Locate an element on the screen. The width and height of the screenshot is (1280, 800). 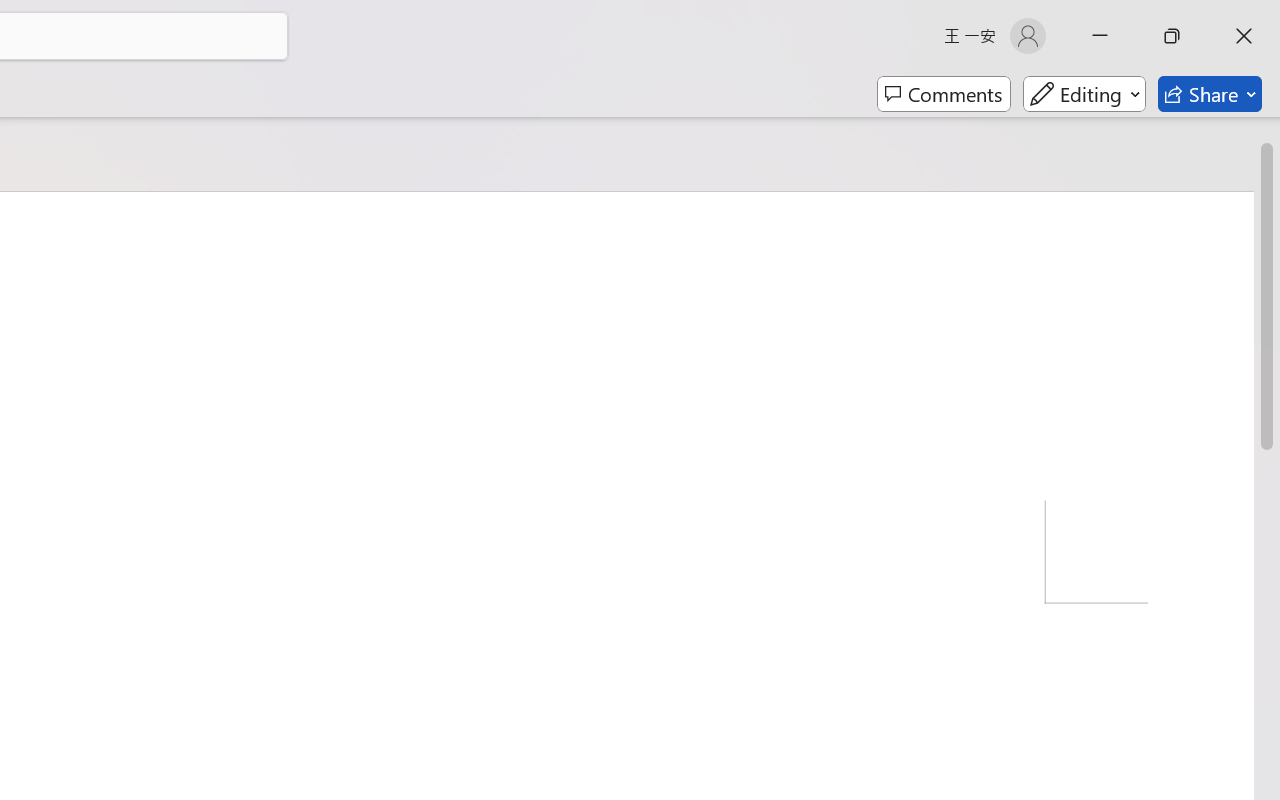
'Minimize' is located at coordinates (1099, 35).